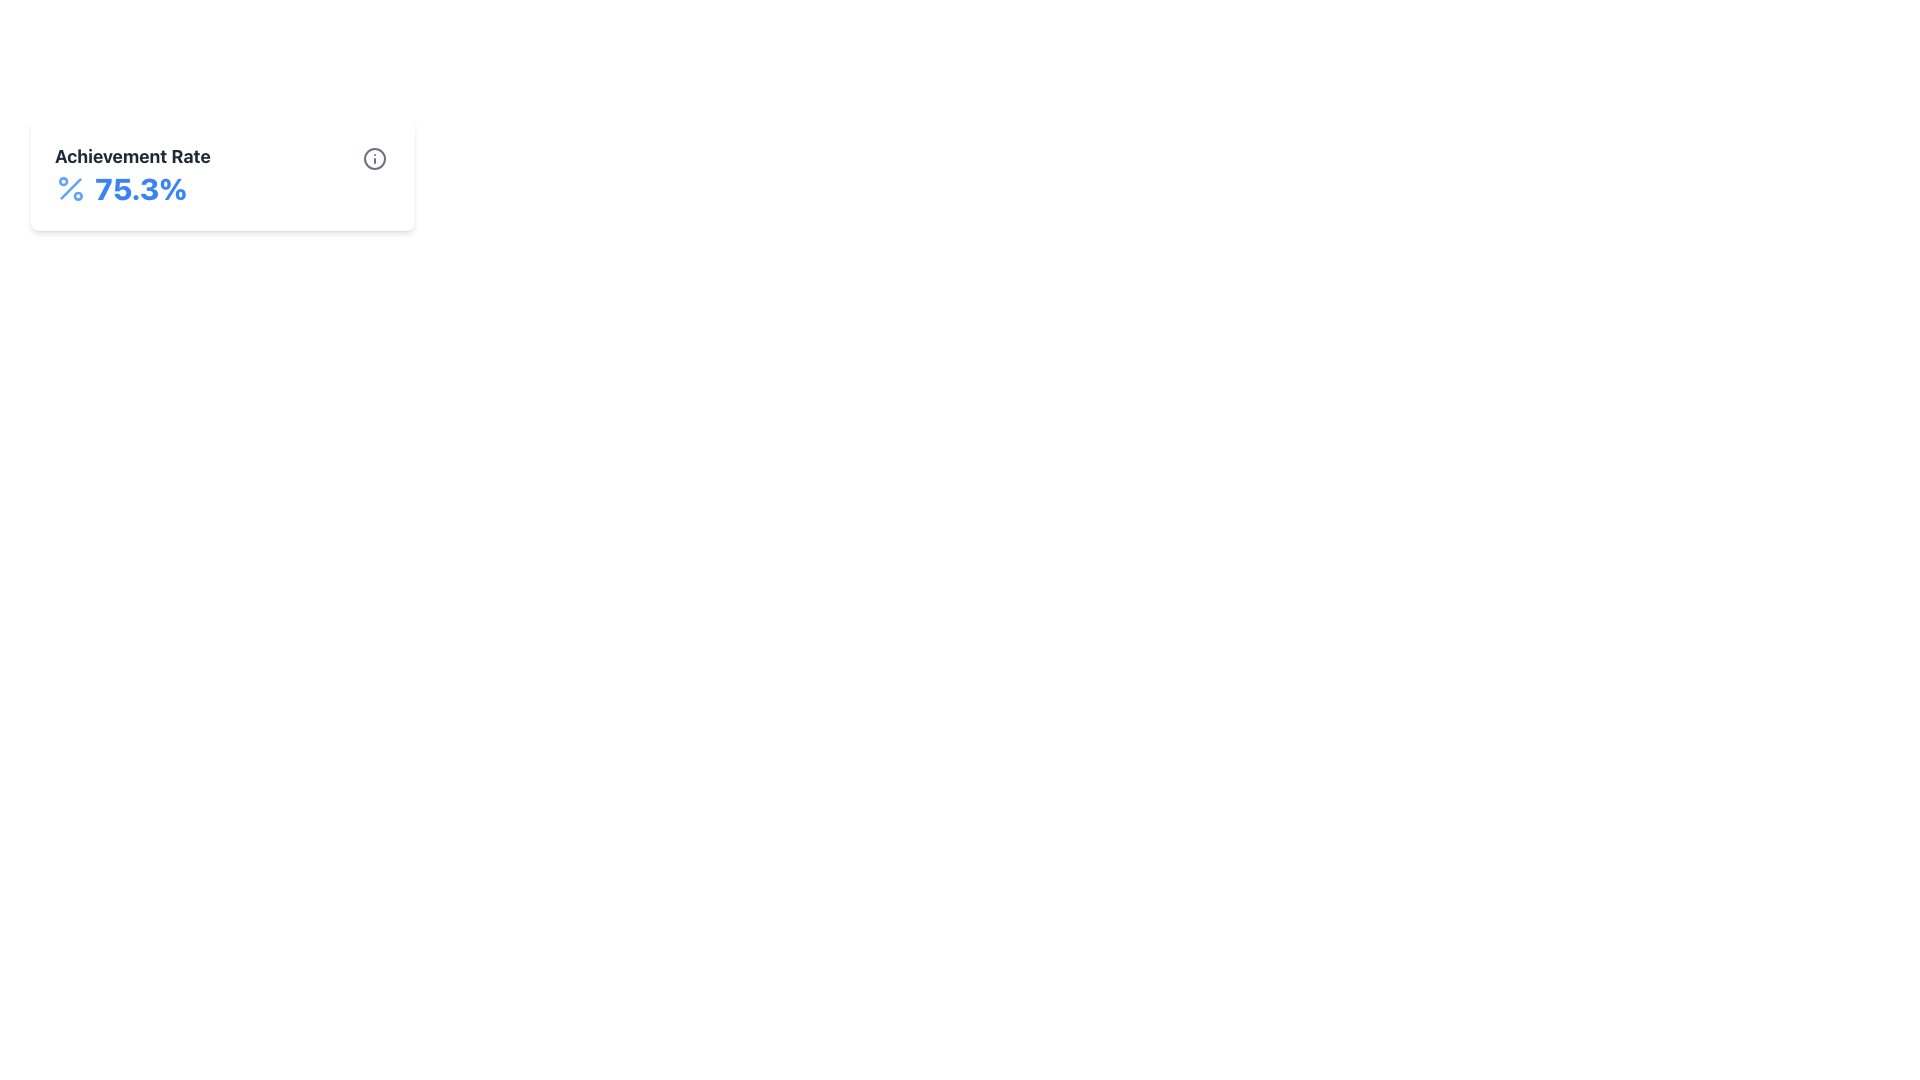  Describe the element at coordinates (71, 189) in the screenshot. I see `the central diagonal line of the percentage icon within the 'Achievement Rate' card, which is the largest graphical component among its siblings` at that location.